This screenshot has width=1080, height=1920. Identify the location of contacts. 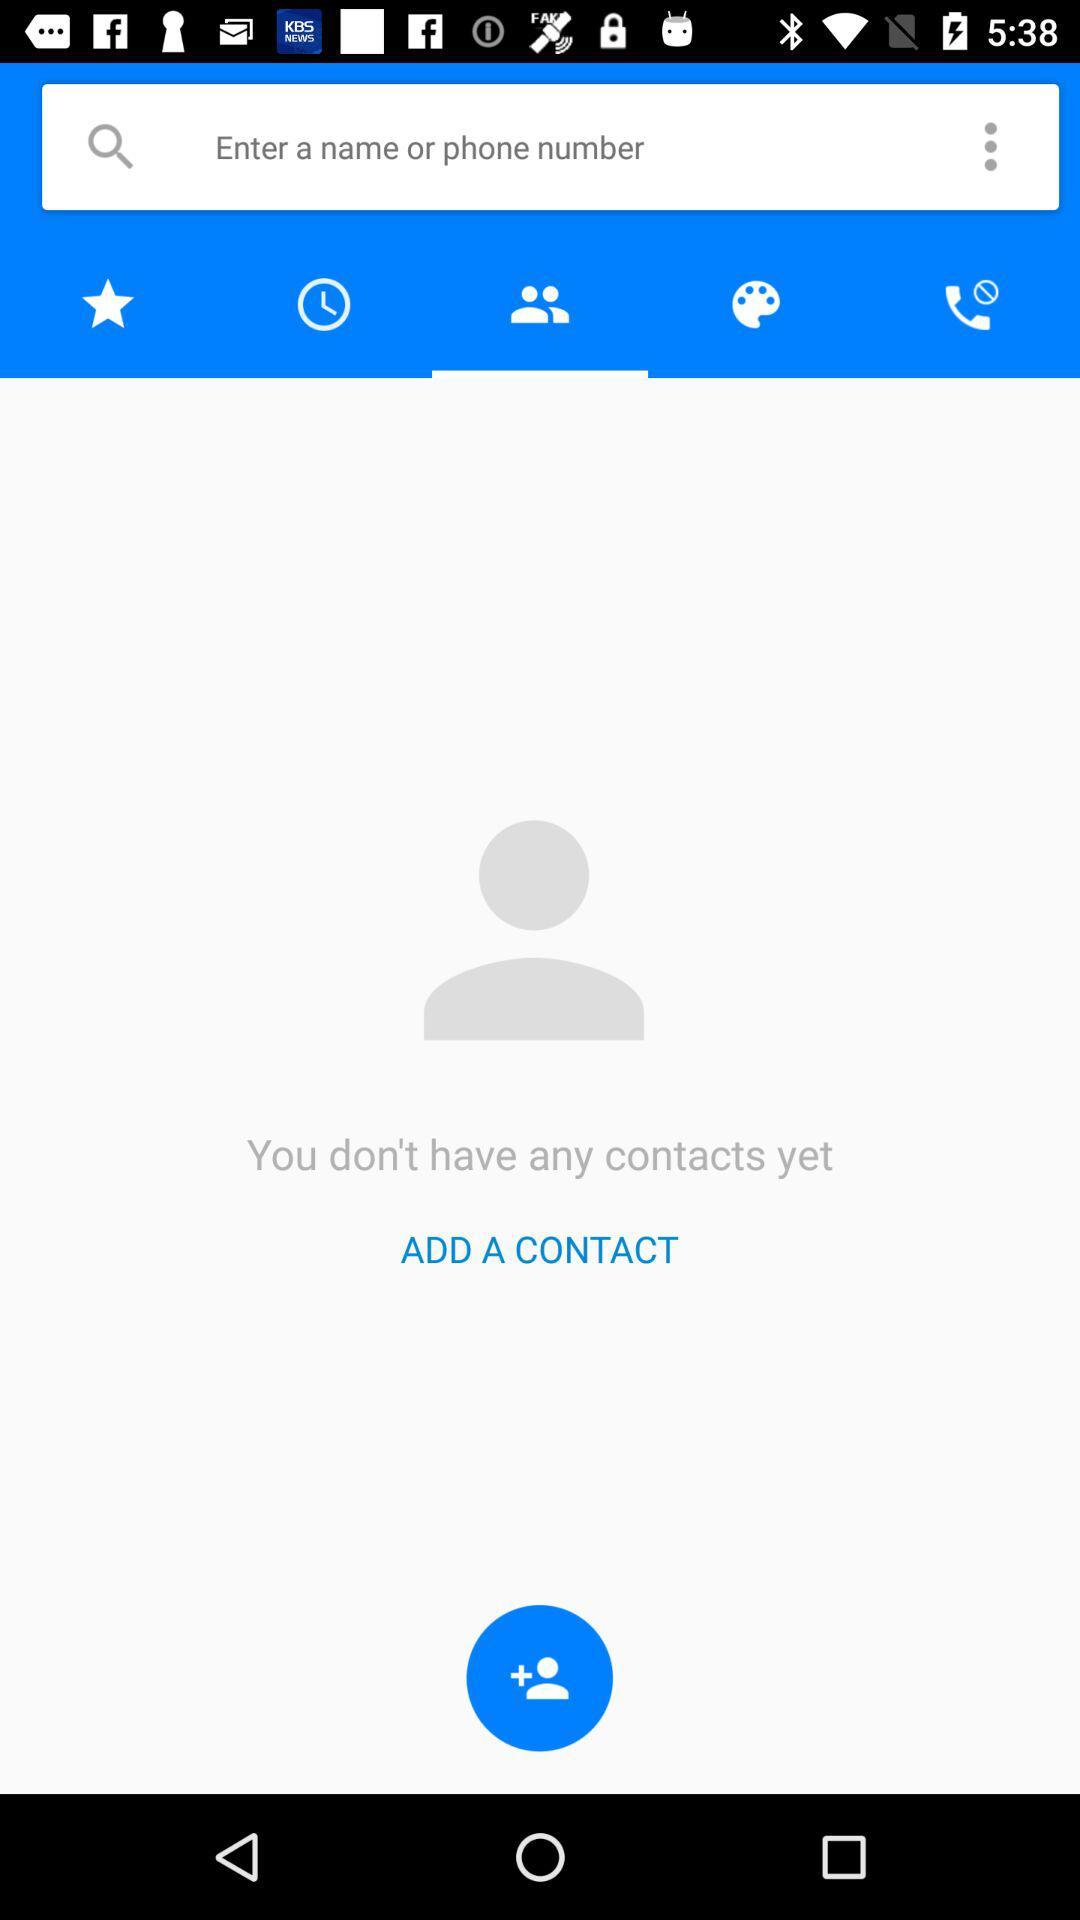
(540, 303).